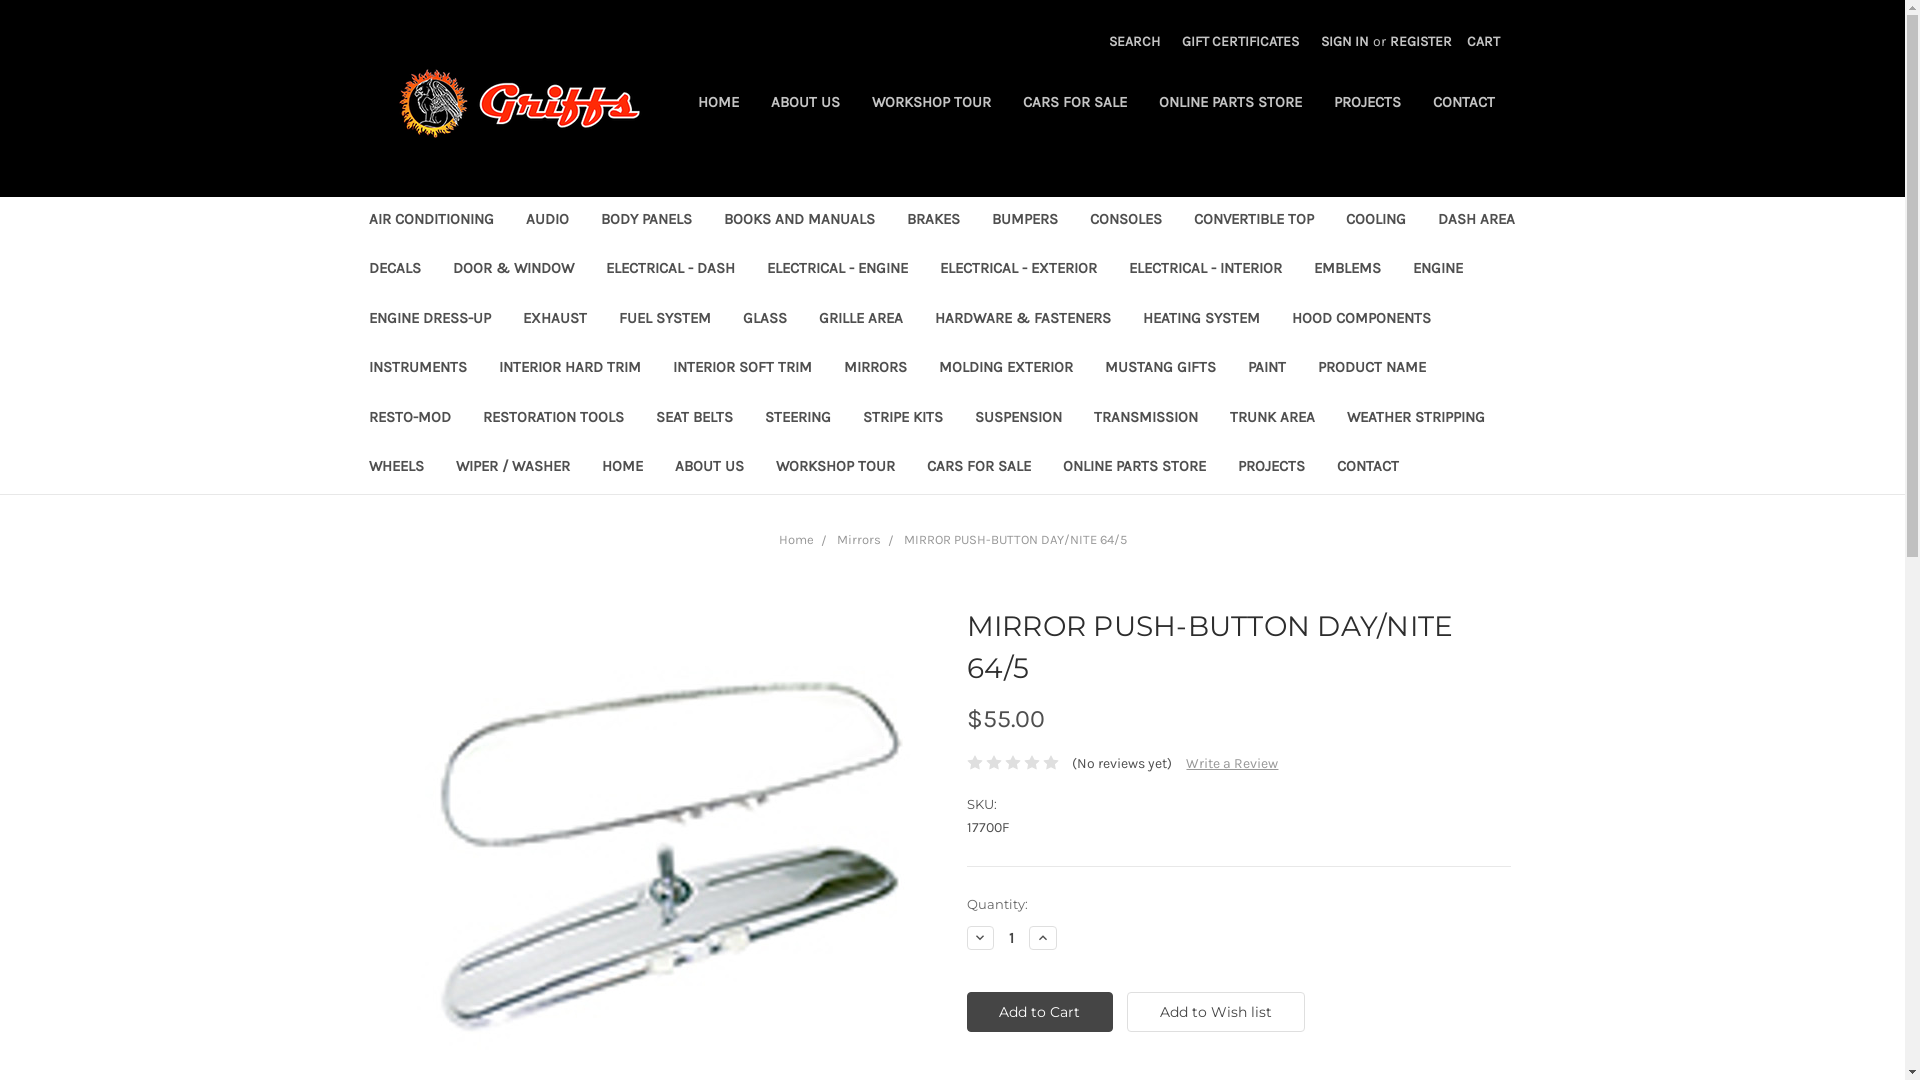 This screenshot has height=1080, width=1920. I want to click on 'ELECTRICAL - INTERIOR', so click(1203, 270).